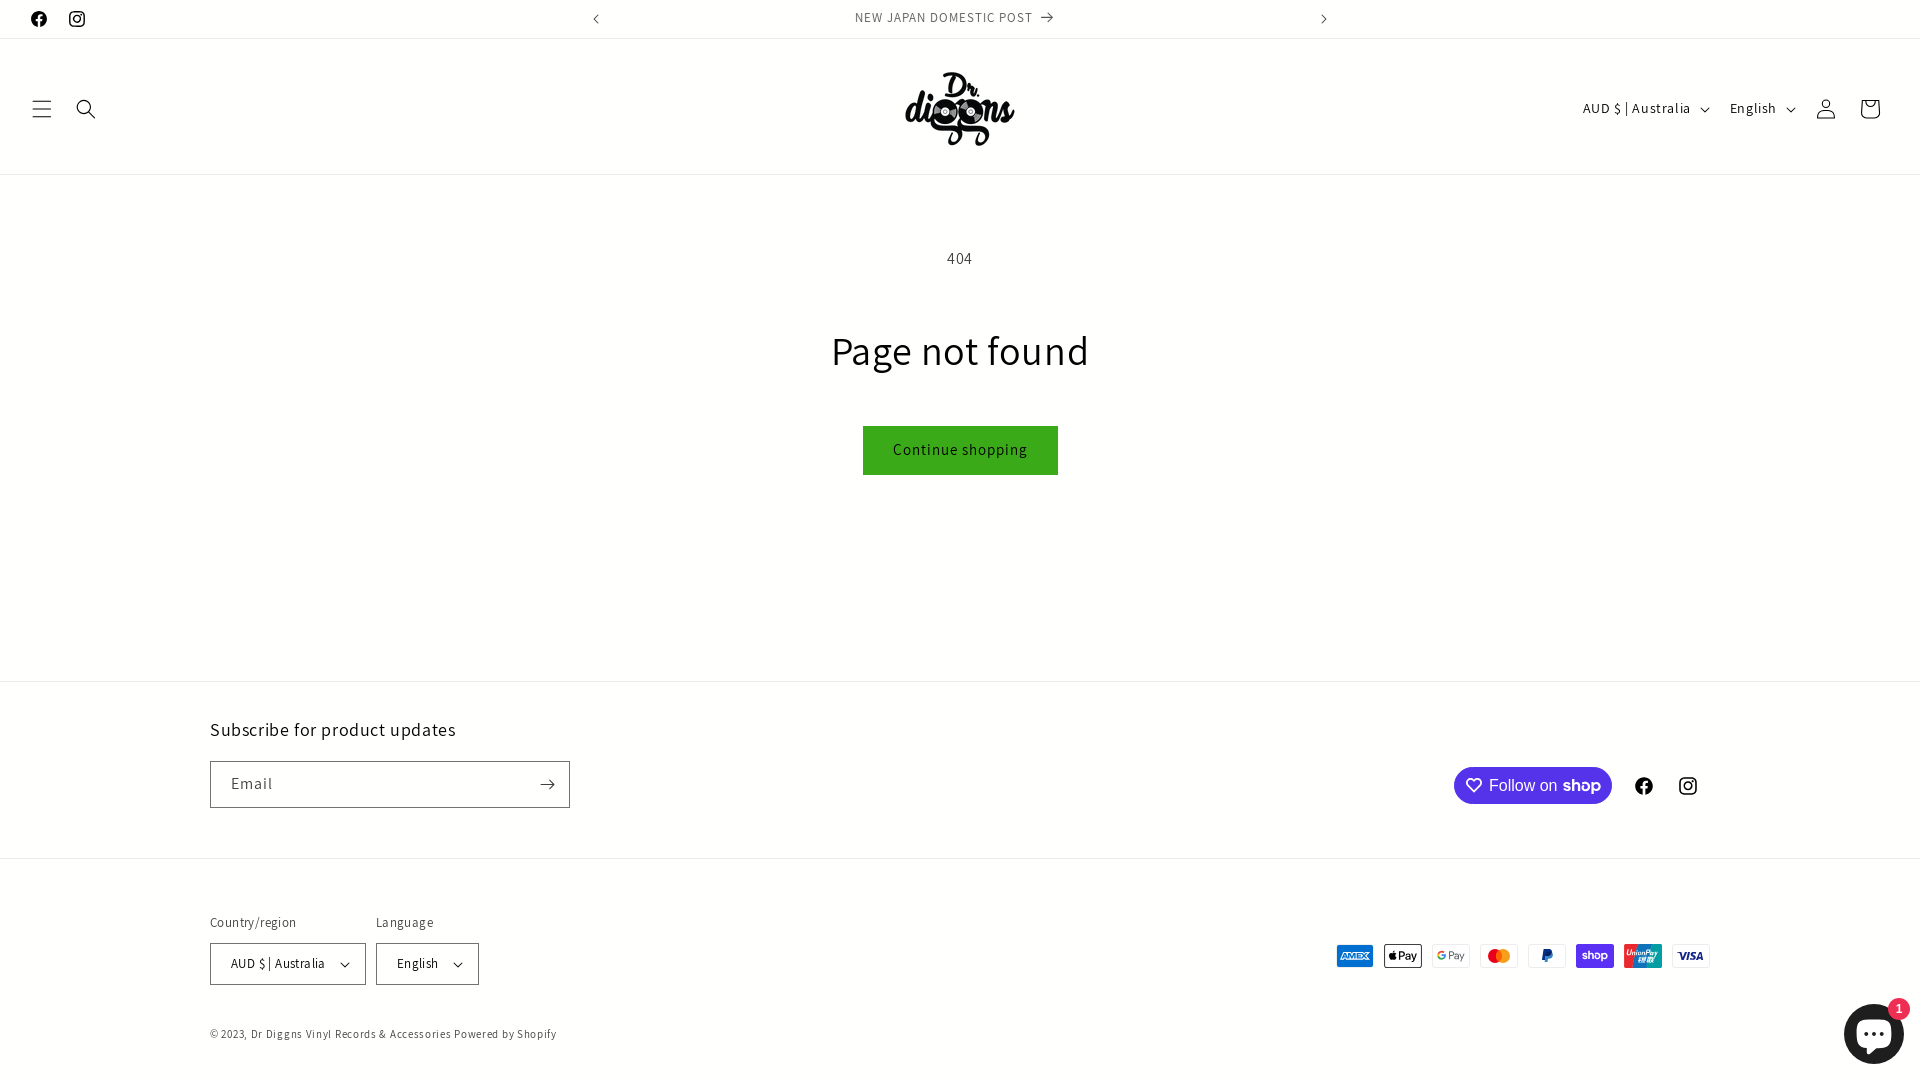 Image resolution: width=1920 pixels, height=1080 pixels. I want to click on 'AUD $ | Australia', so click(287, 963).